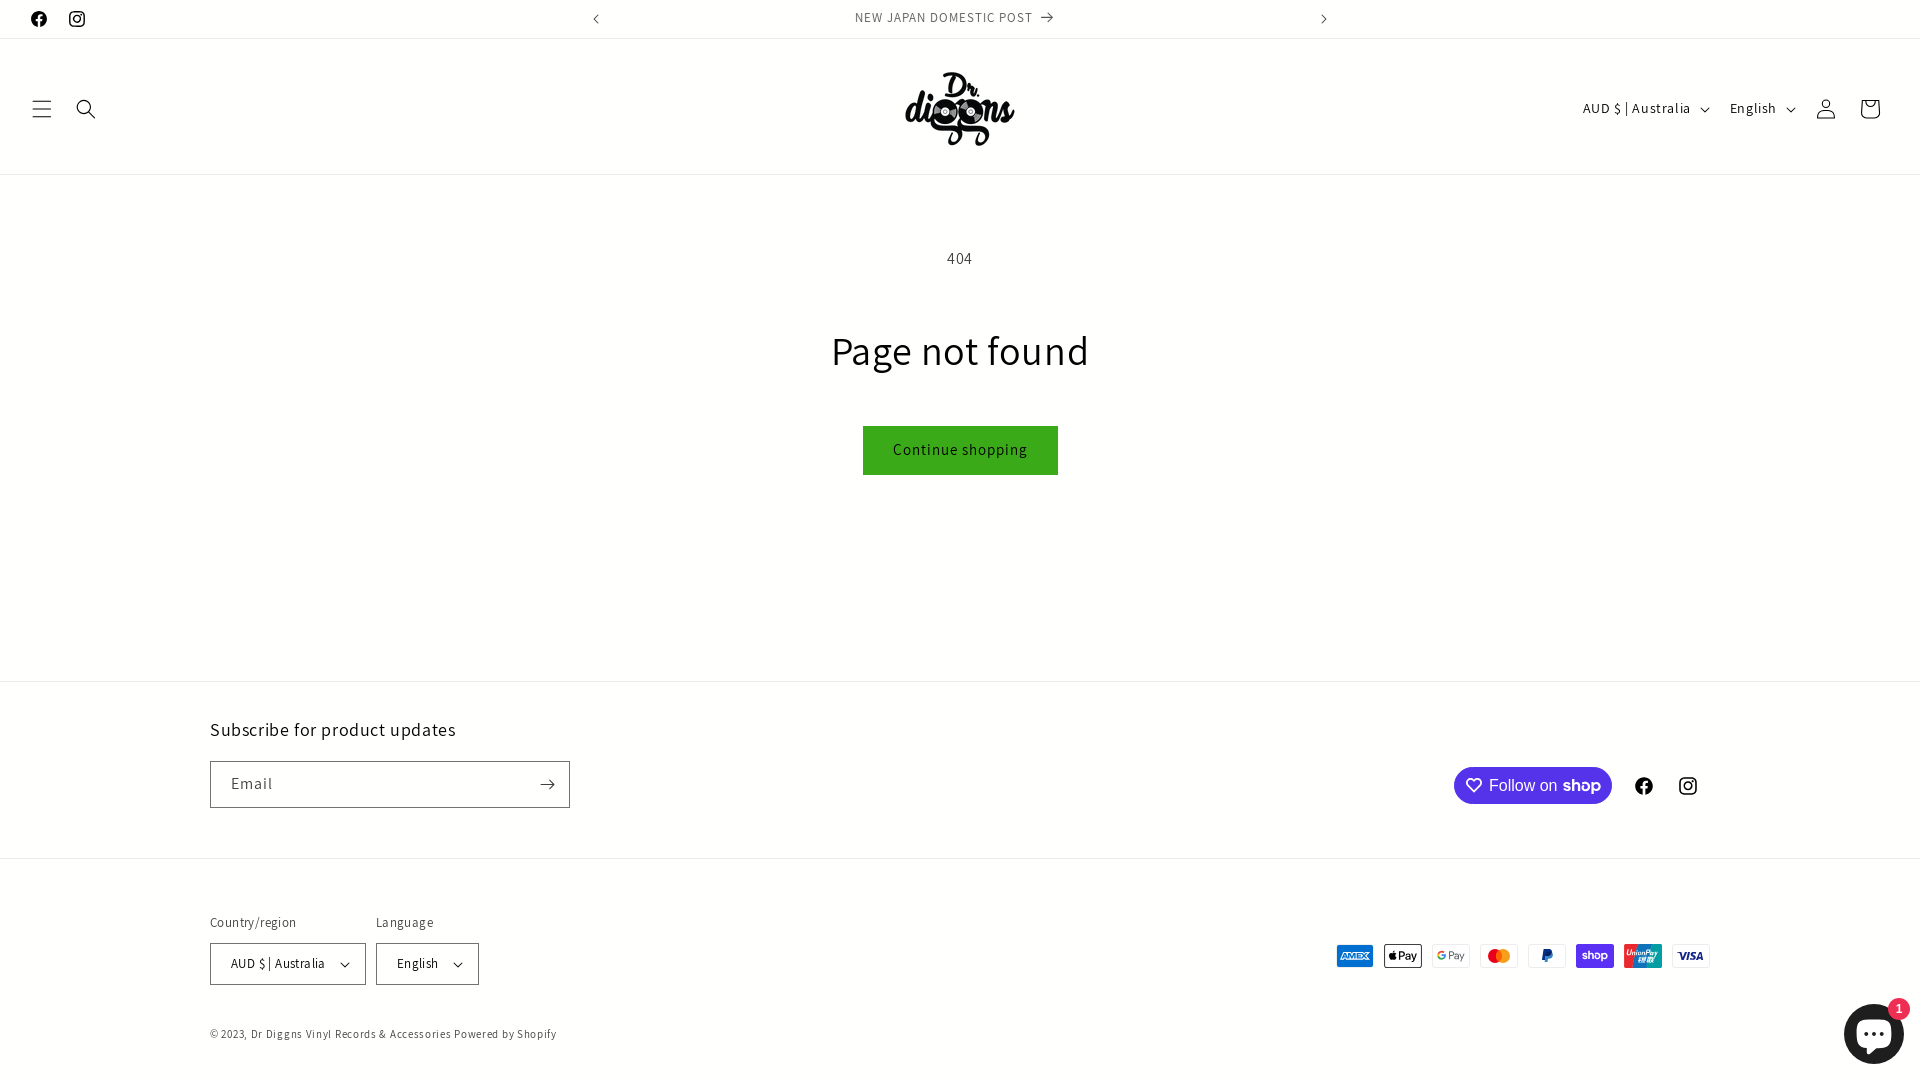 Image resolution: width=1920 pixels, height=1080 pixels. I want to click on 'AUD $ | Australia', so click(287, 963).